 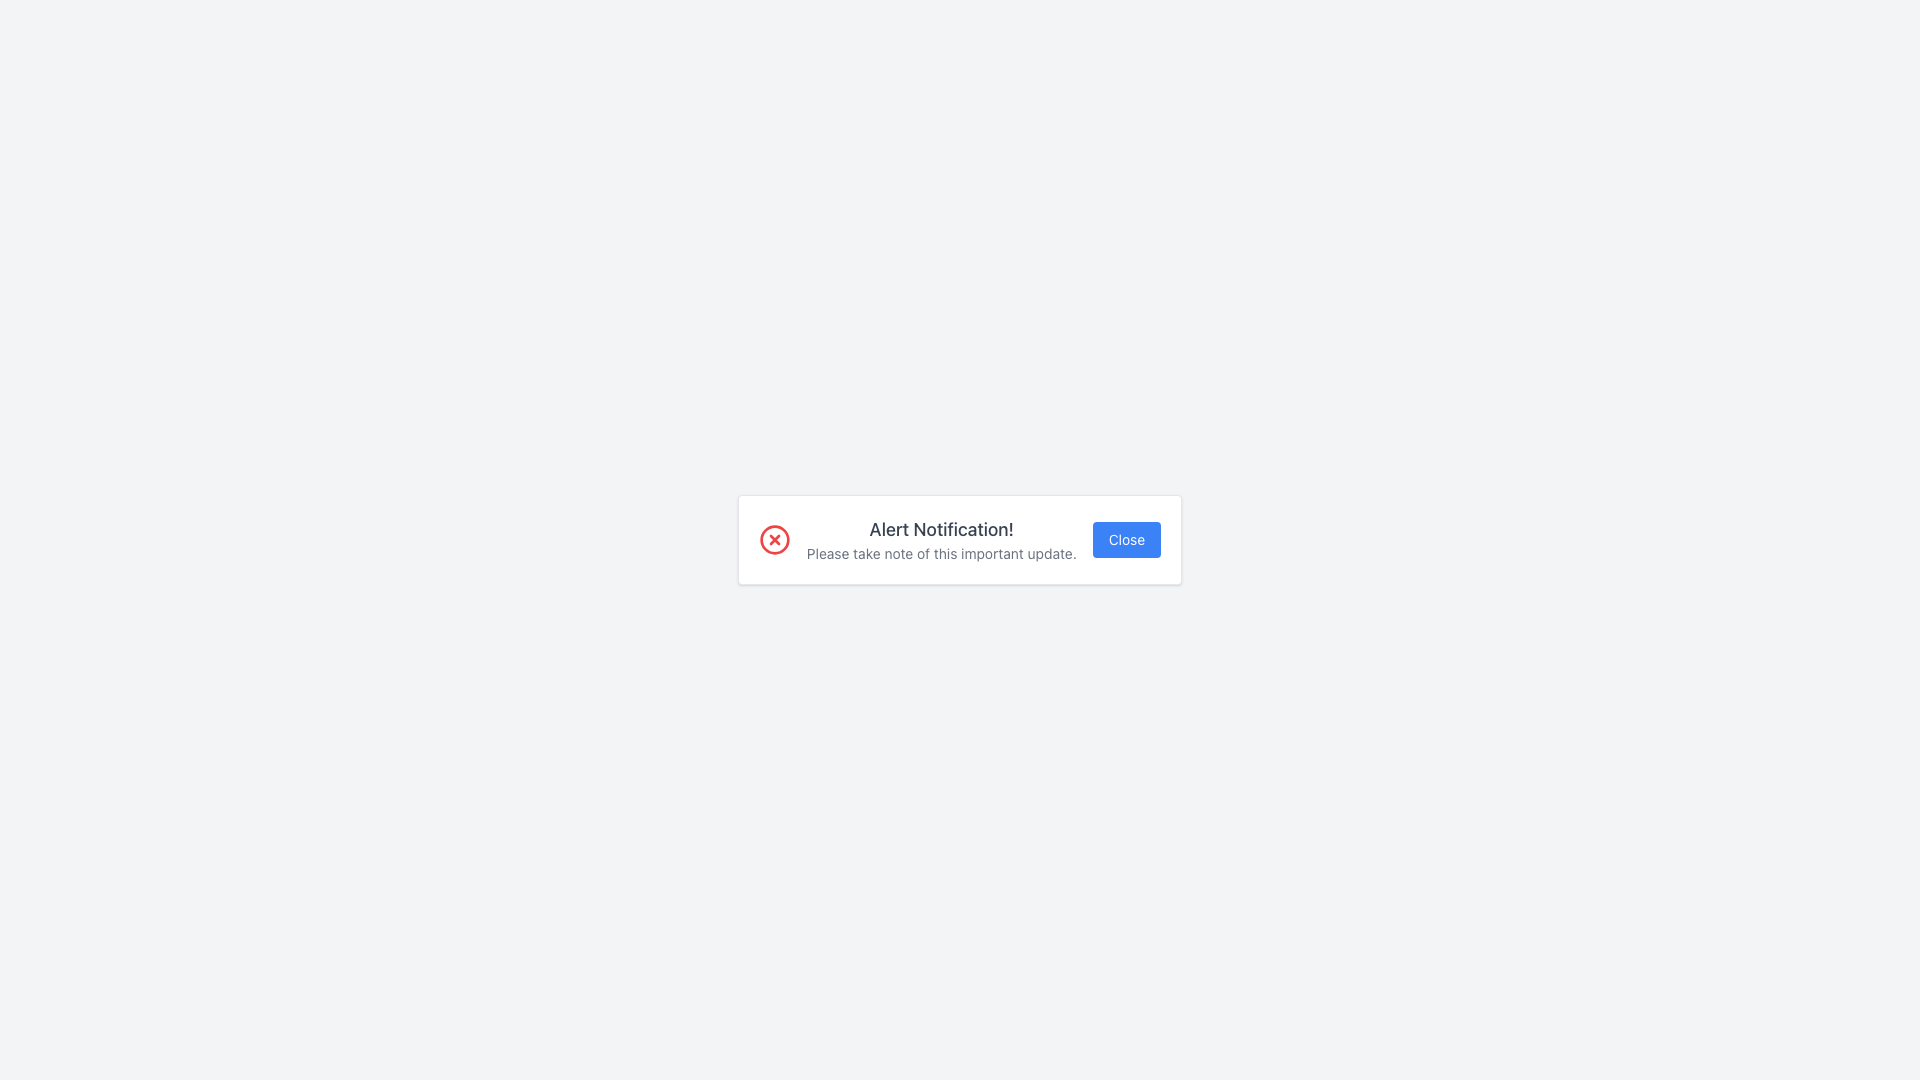 What do you see at coordinates (940, 540) in the screenshot?
I see `text displayed in the 'Alert Notification!' box, which includes the main heading and subtext` at bounding box center [940, 540].